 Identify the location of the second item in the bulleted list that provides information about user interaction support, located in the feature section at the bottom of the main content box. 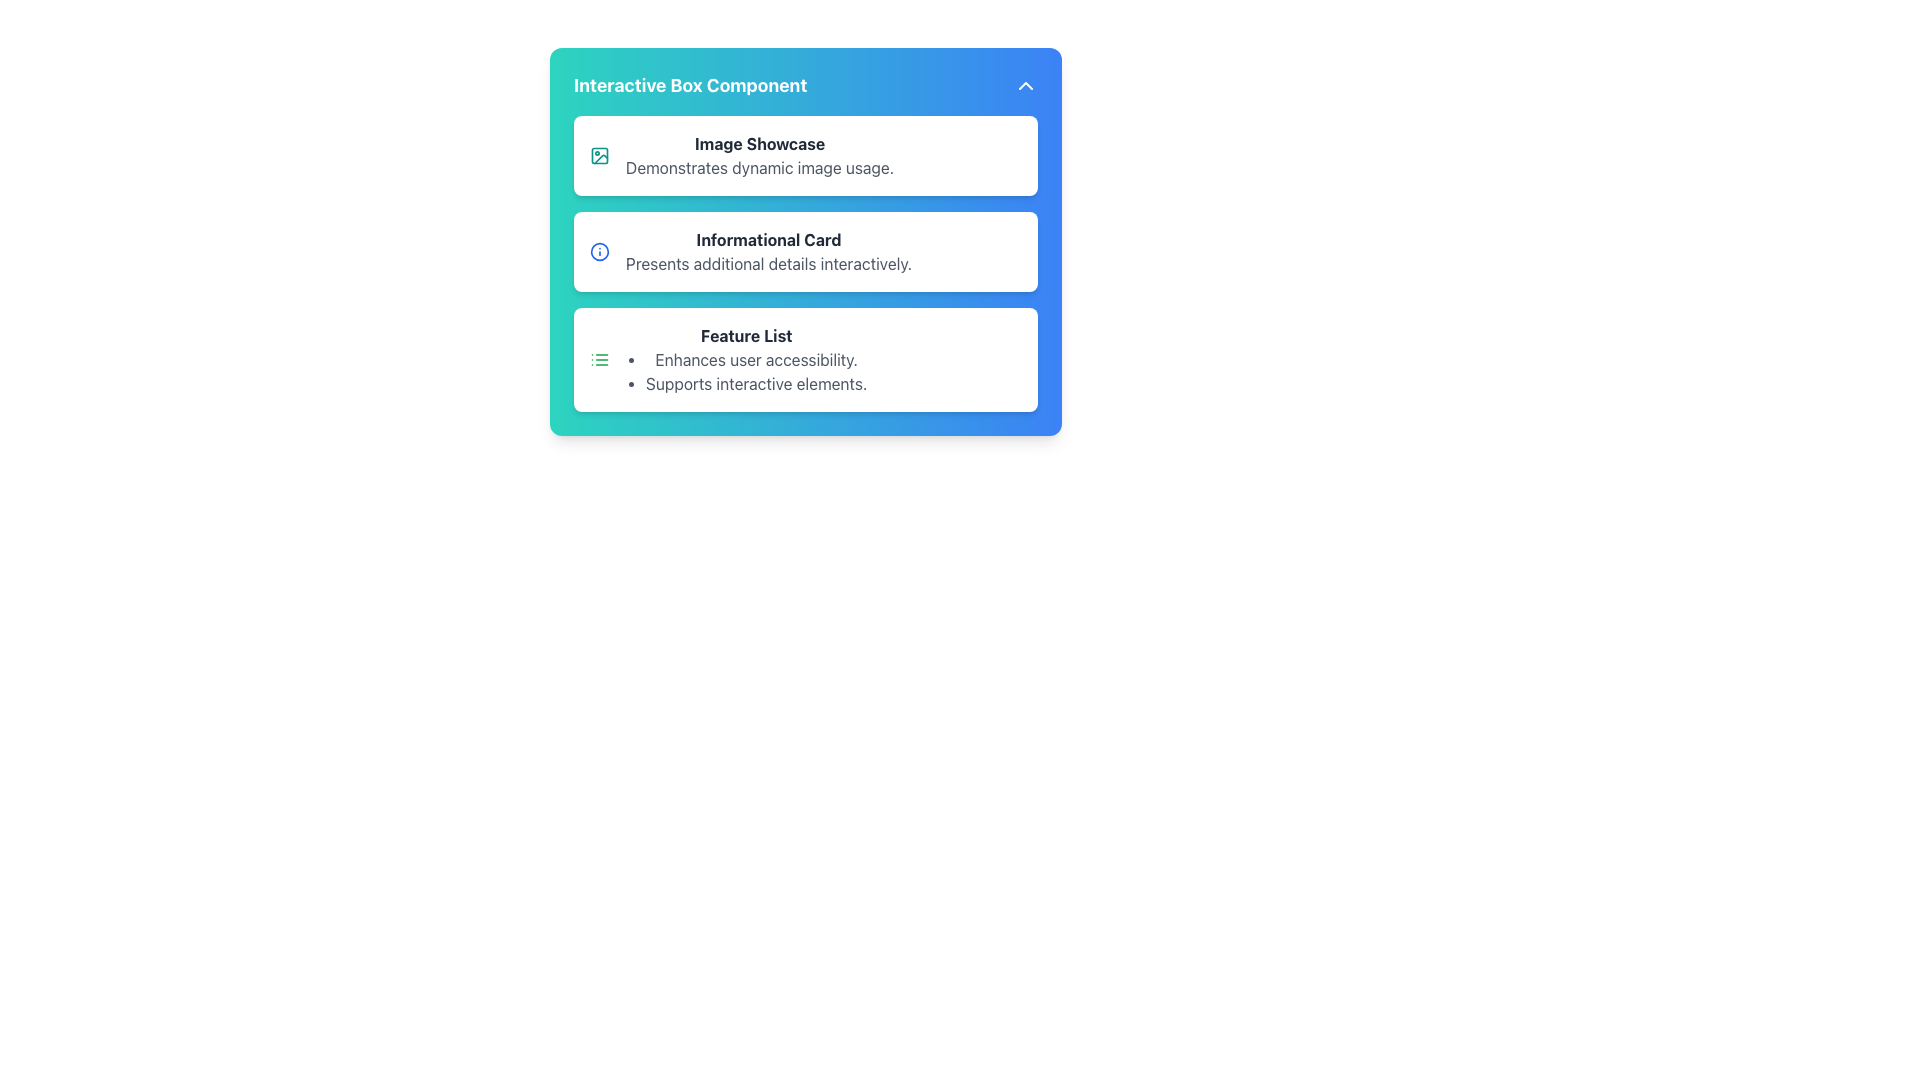
(755, 384).